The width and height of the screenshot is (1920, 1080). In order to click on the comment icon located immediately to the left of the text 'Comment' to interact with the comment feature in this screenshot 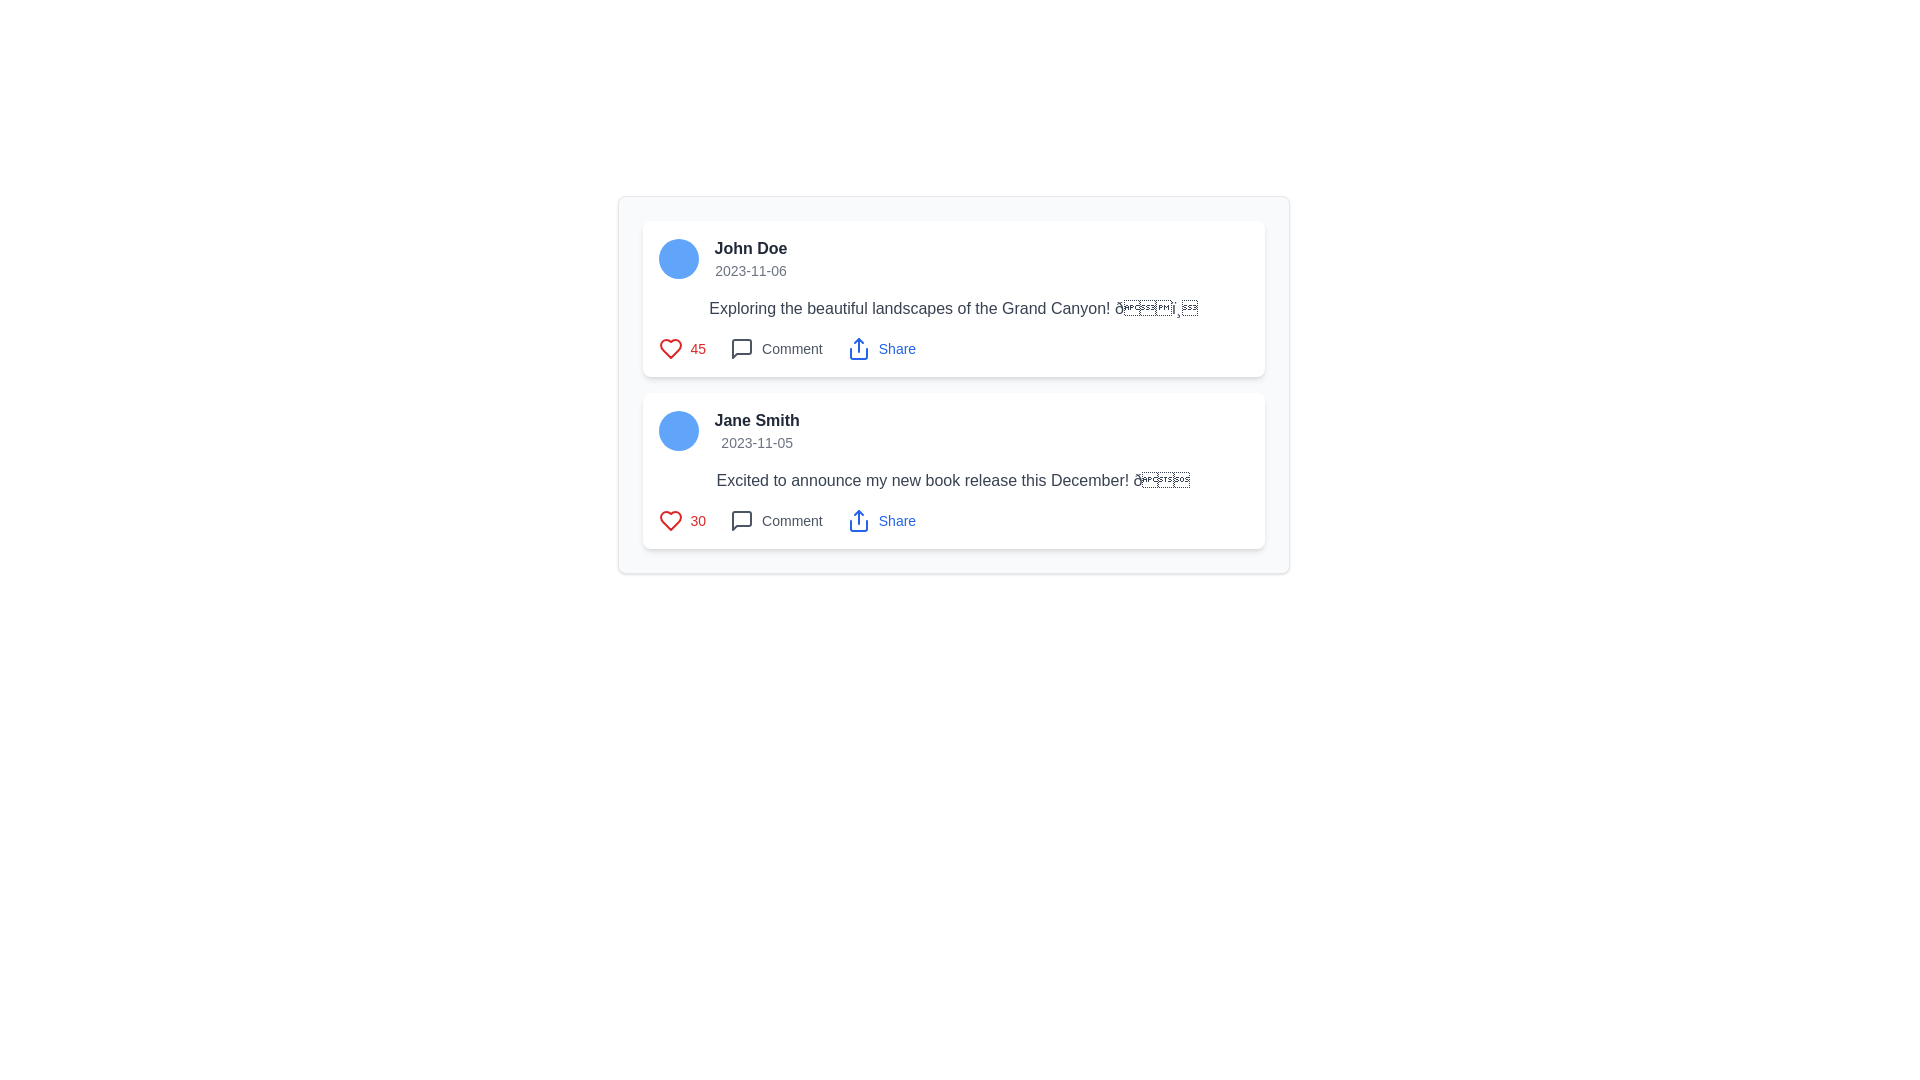, I will do `click(741, 347)`.